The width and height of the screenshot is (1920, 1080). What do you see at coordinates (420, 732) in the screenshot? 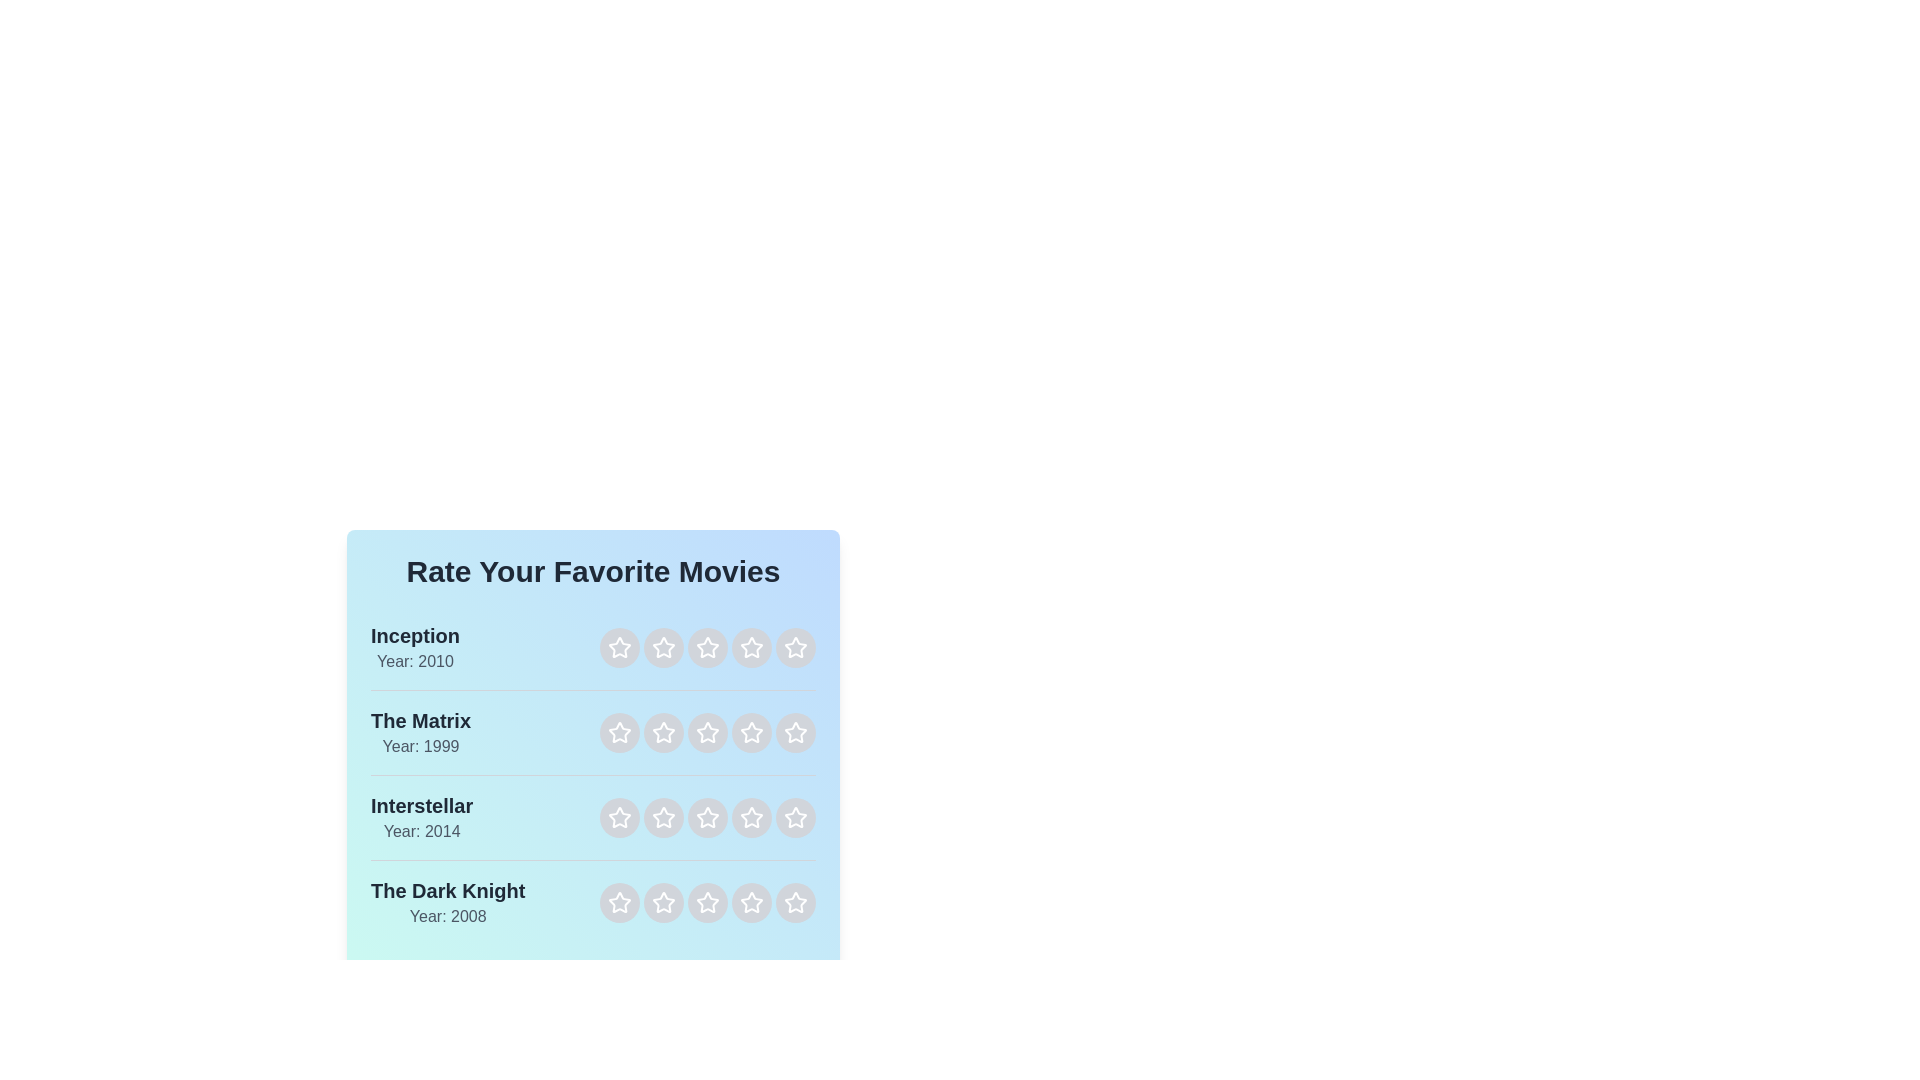
I see `the details of the movie The Matrix` at bounding box center [420, 732].